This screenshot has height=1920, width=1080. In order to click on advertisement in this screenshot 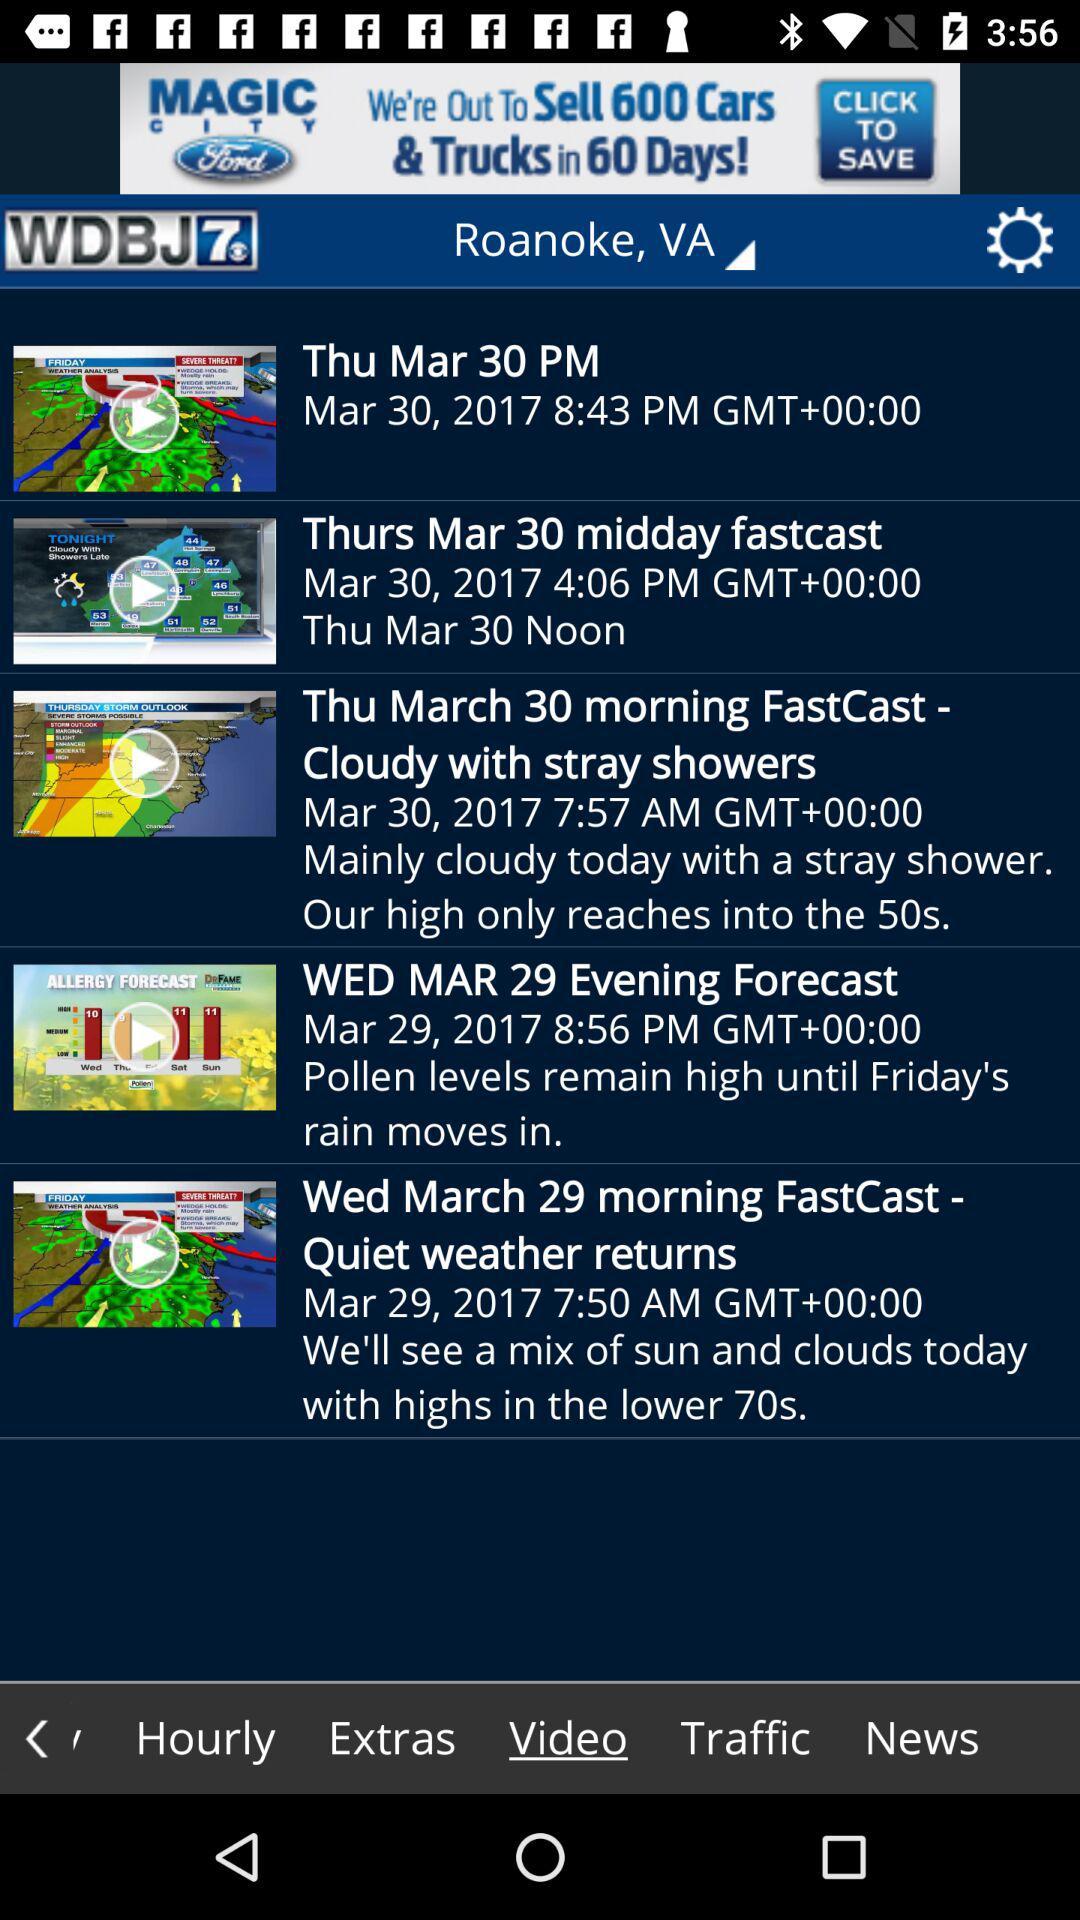, I will do `click(540, 127)`.